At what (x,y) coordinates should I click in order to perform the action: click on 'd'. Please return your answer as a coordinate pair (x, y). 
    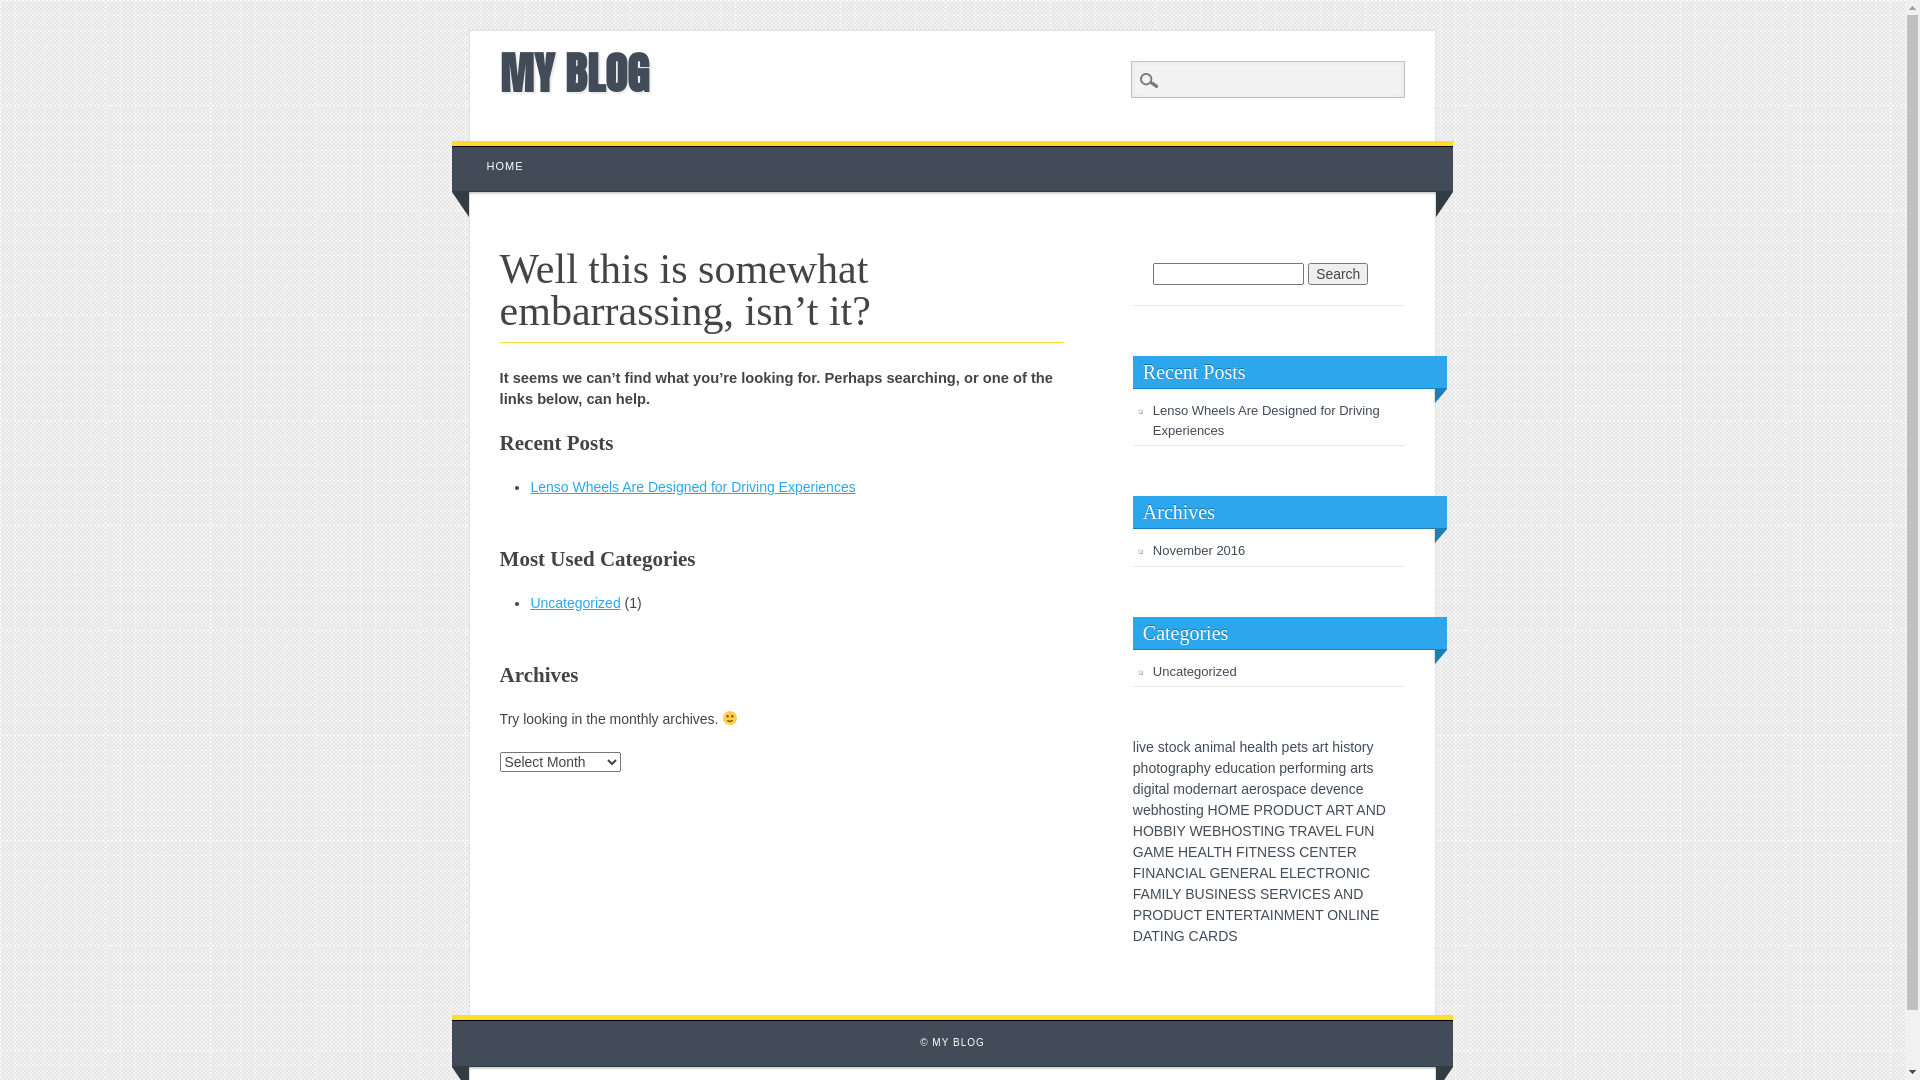
    Looking at the image, I should click on (1196, 788).